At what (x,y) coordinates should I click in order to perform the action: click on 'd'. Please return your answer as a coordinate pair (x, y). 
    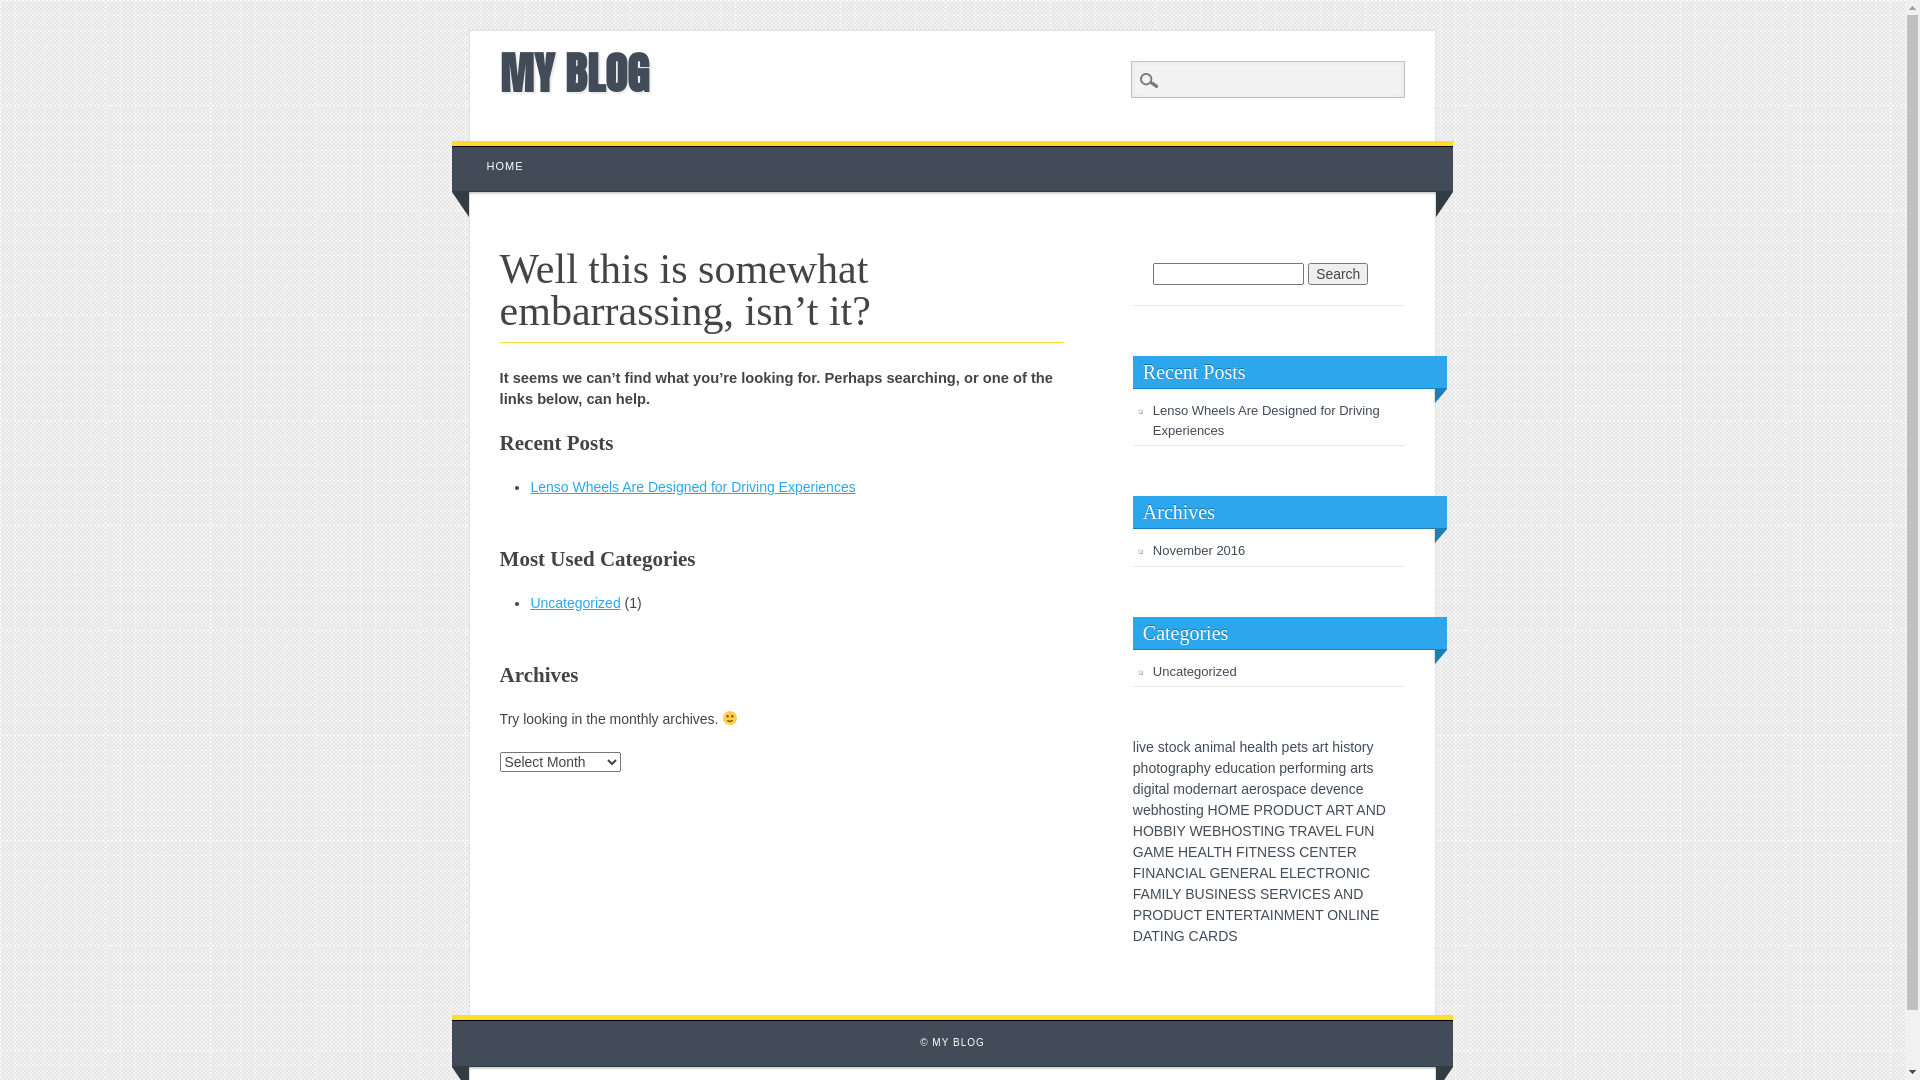
    Looking at the image, I should click on (1196, 788).